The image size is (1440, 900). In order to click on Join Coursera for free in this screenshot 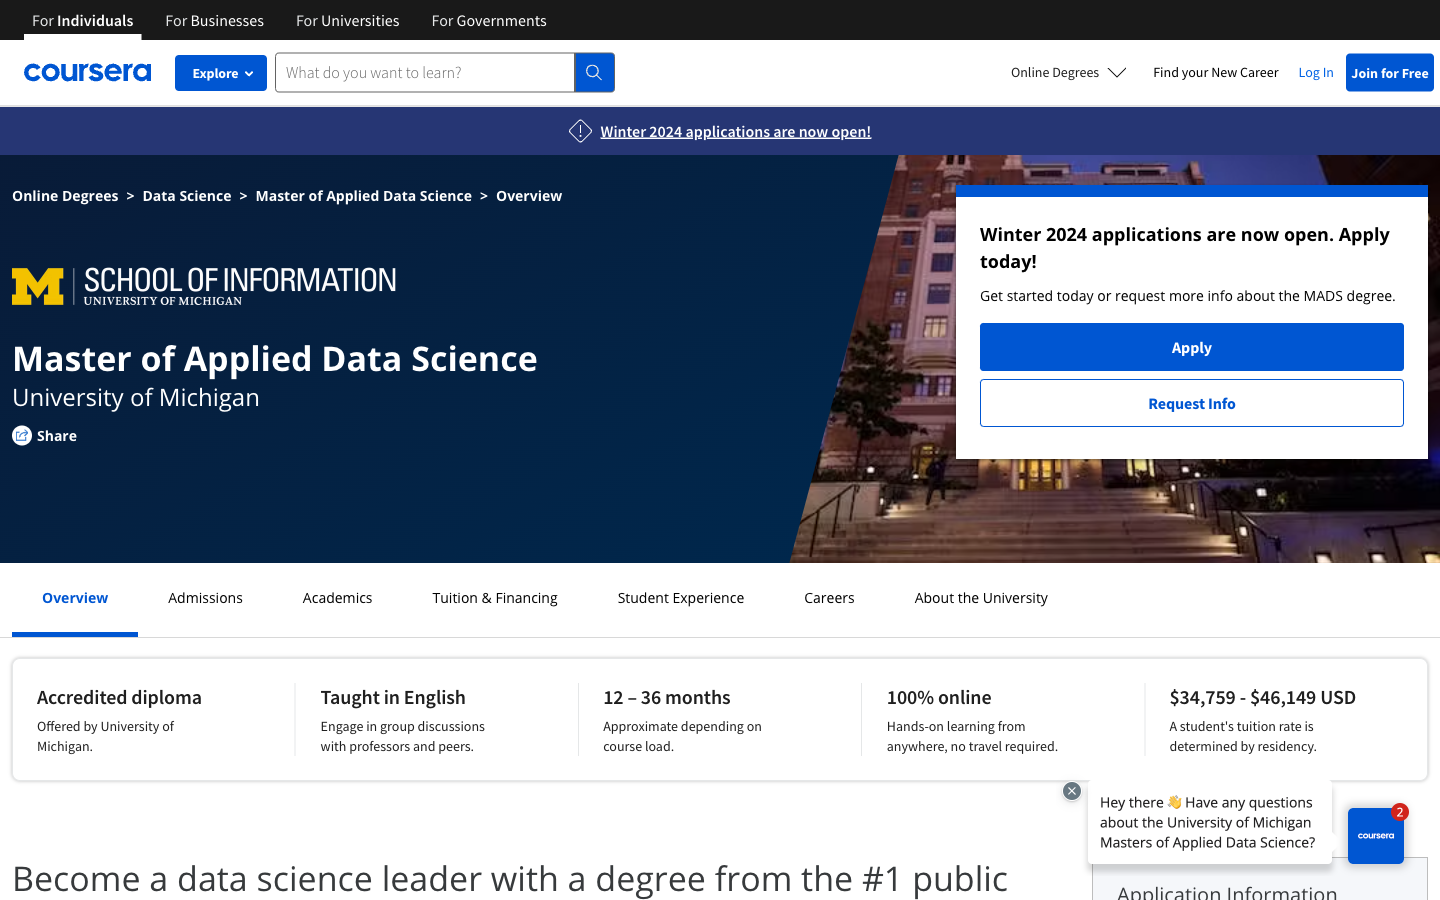, I will do `click(1390, 71)`.